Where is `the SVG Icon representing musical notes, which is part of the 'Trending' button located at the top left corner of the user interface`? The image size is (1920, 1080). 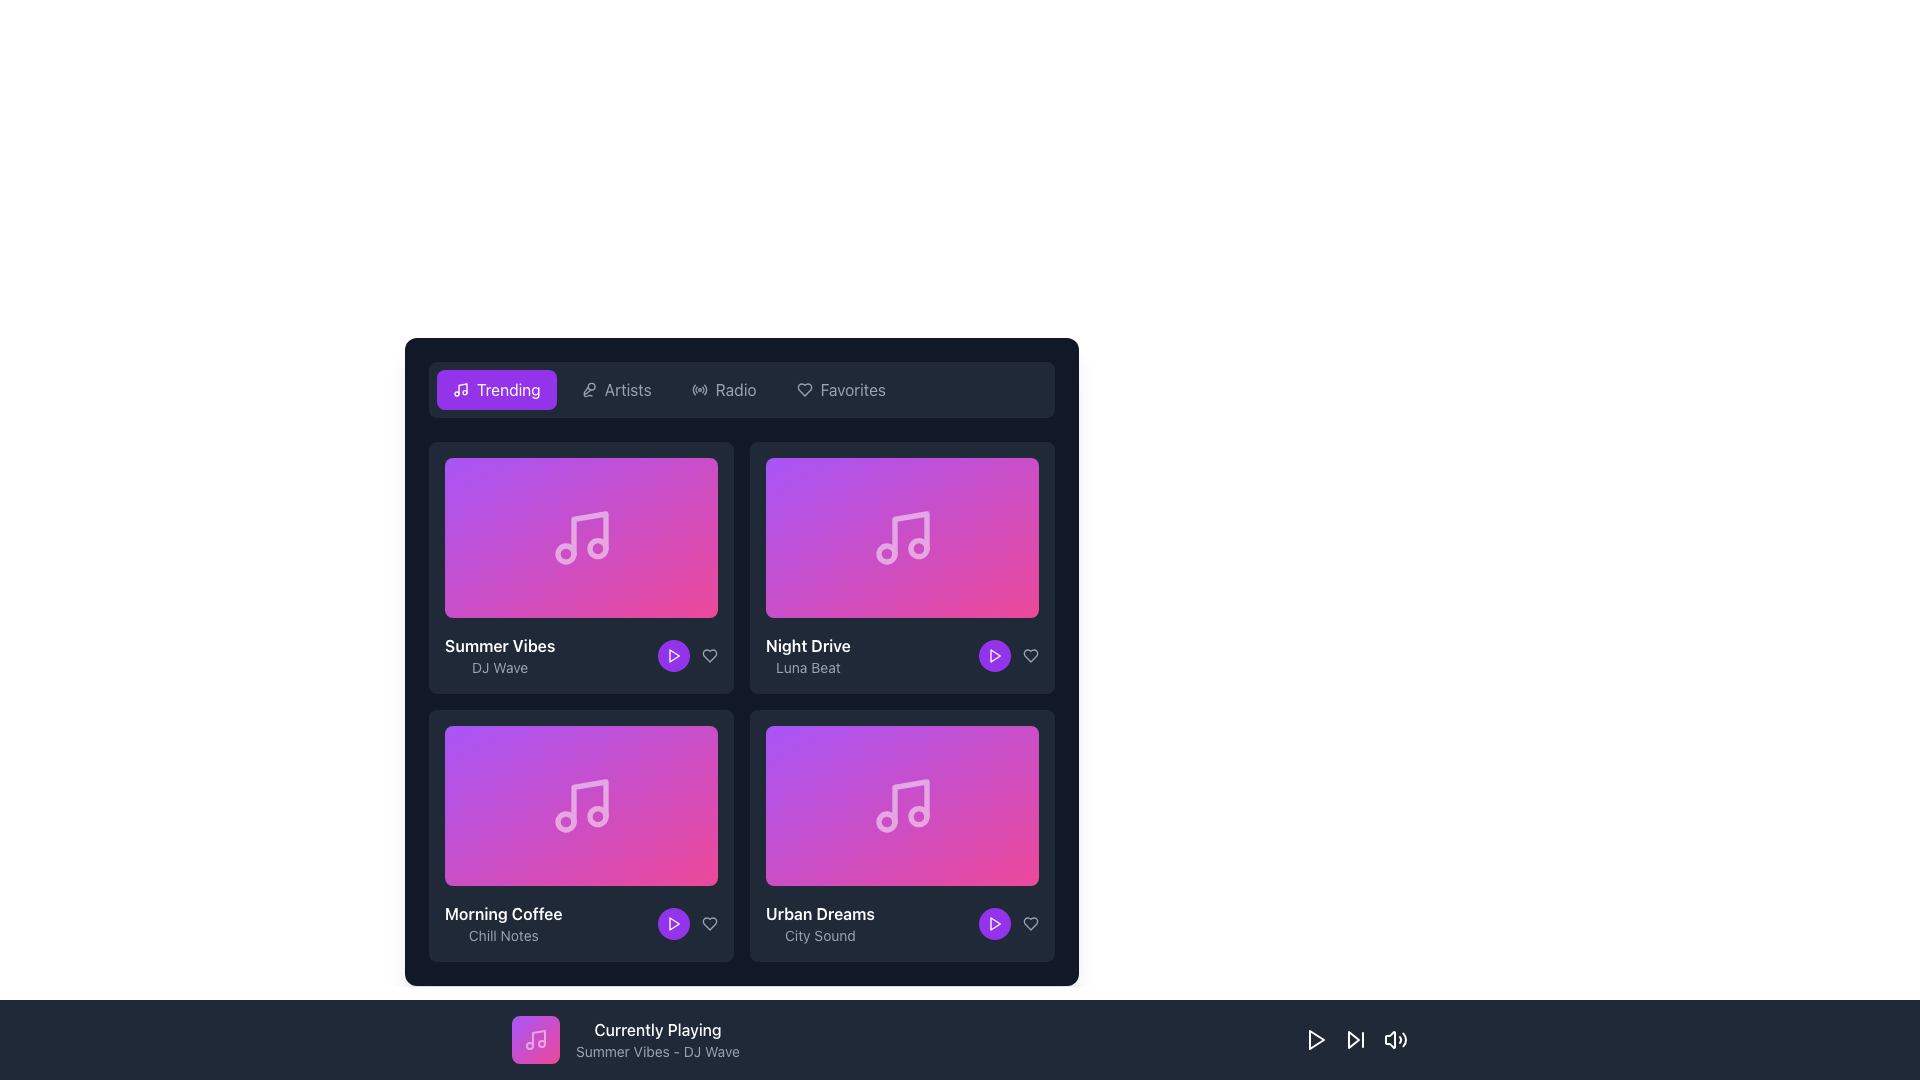 the SVG Icon representing musical notes, which is part of the 'Trending' button located at the top left corner of the user interface is located at coordinates (459, 389).